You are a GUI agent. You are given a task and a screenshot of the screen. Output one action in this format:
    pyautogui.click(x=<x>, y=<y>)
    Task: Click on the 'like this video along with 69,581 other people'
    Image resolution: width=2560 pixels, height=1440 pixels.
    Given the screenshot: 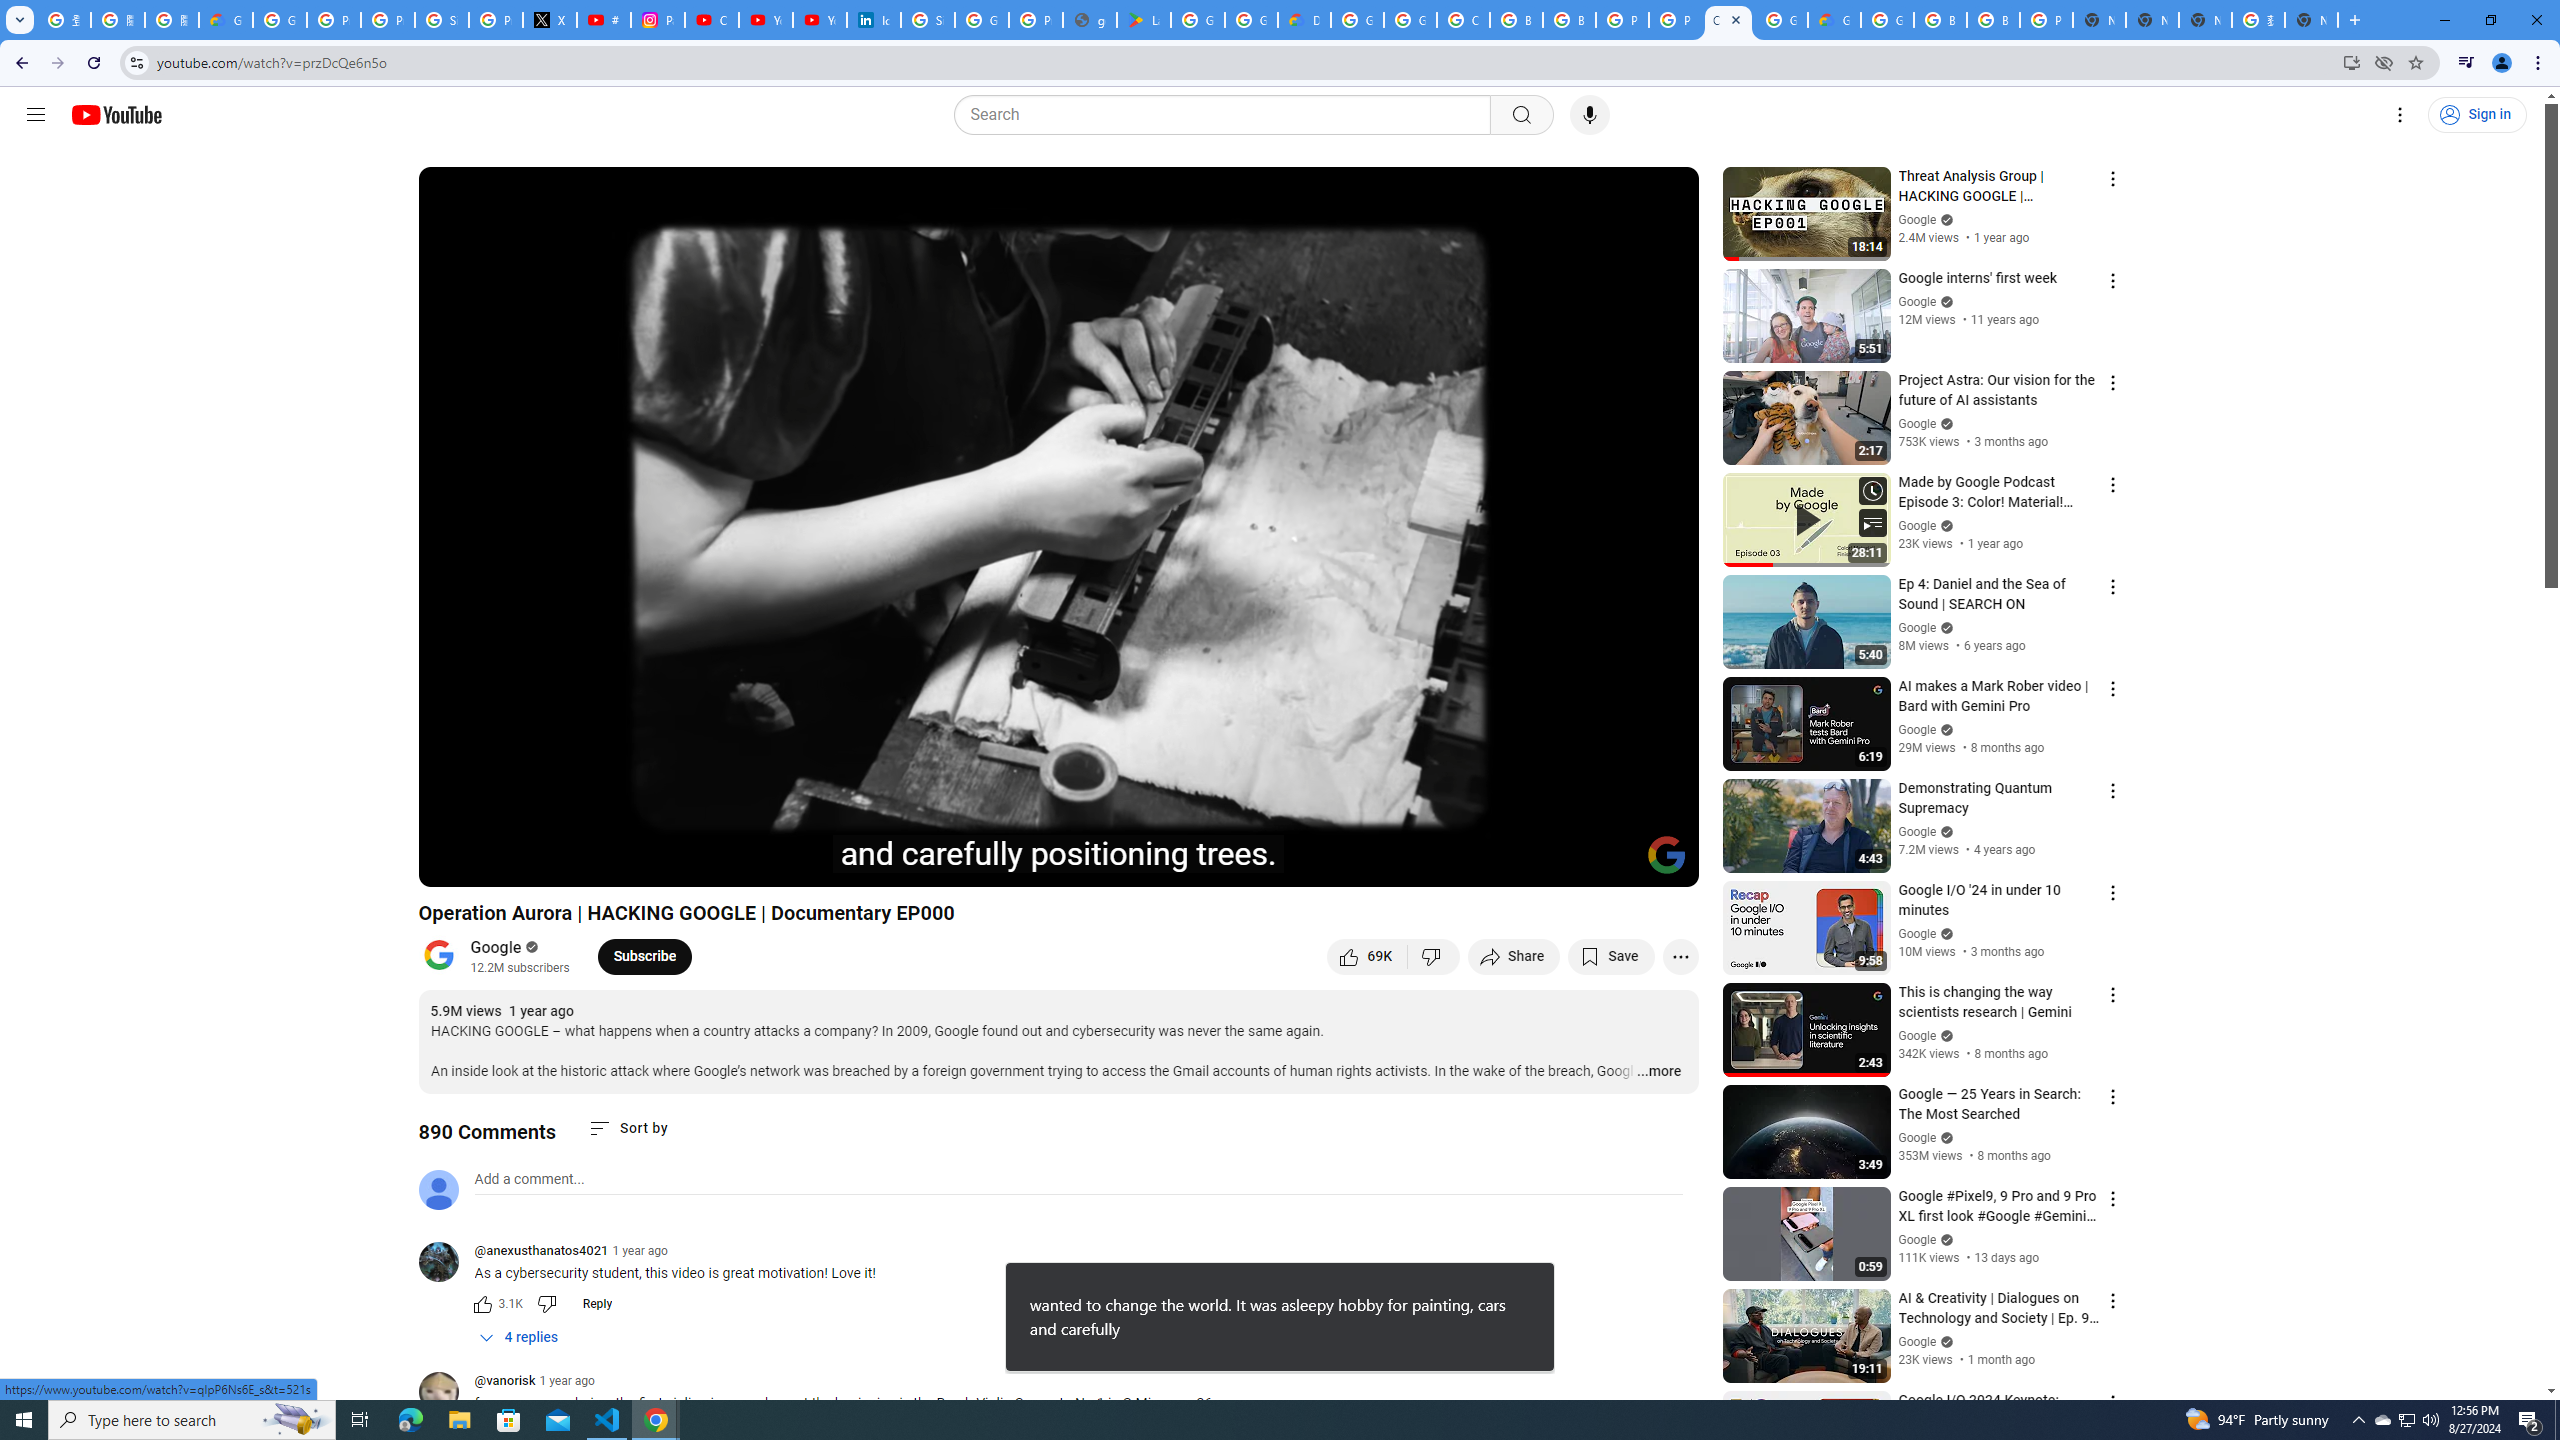 What is the action you would take?
    pyautogui.click(x=1366, y=955)
    